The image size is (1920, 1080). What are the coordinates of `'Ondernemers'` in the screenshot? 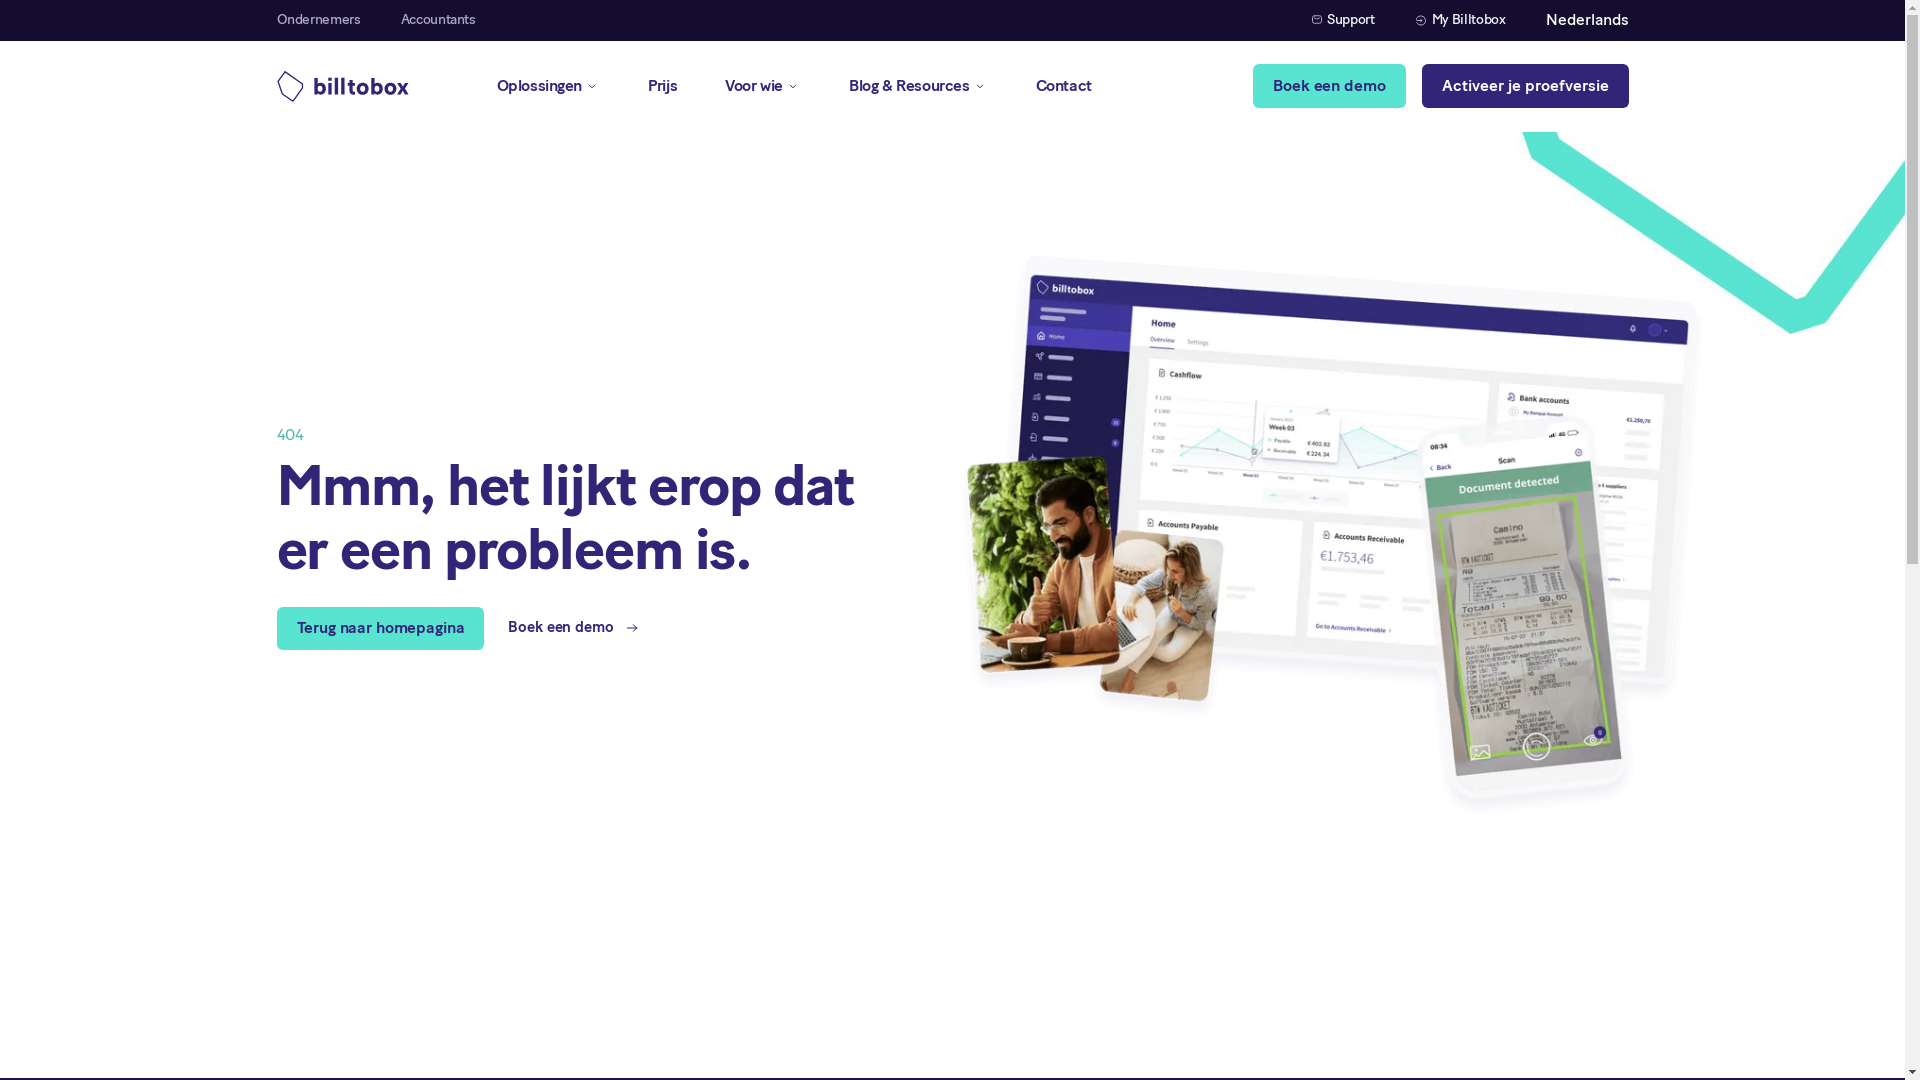 It's located at (316, 20).